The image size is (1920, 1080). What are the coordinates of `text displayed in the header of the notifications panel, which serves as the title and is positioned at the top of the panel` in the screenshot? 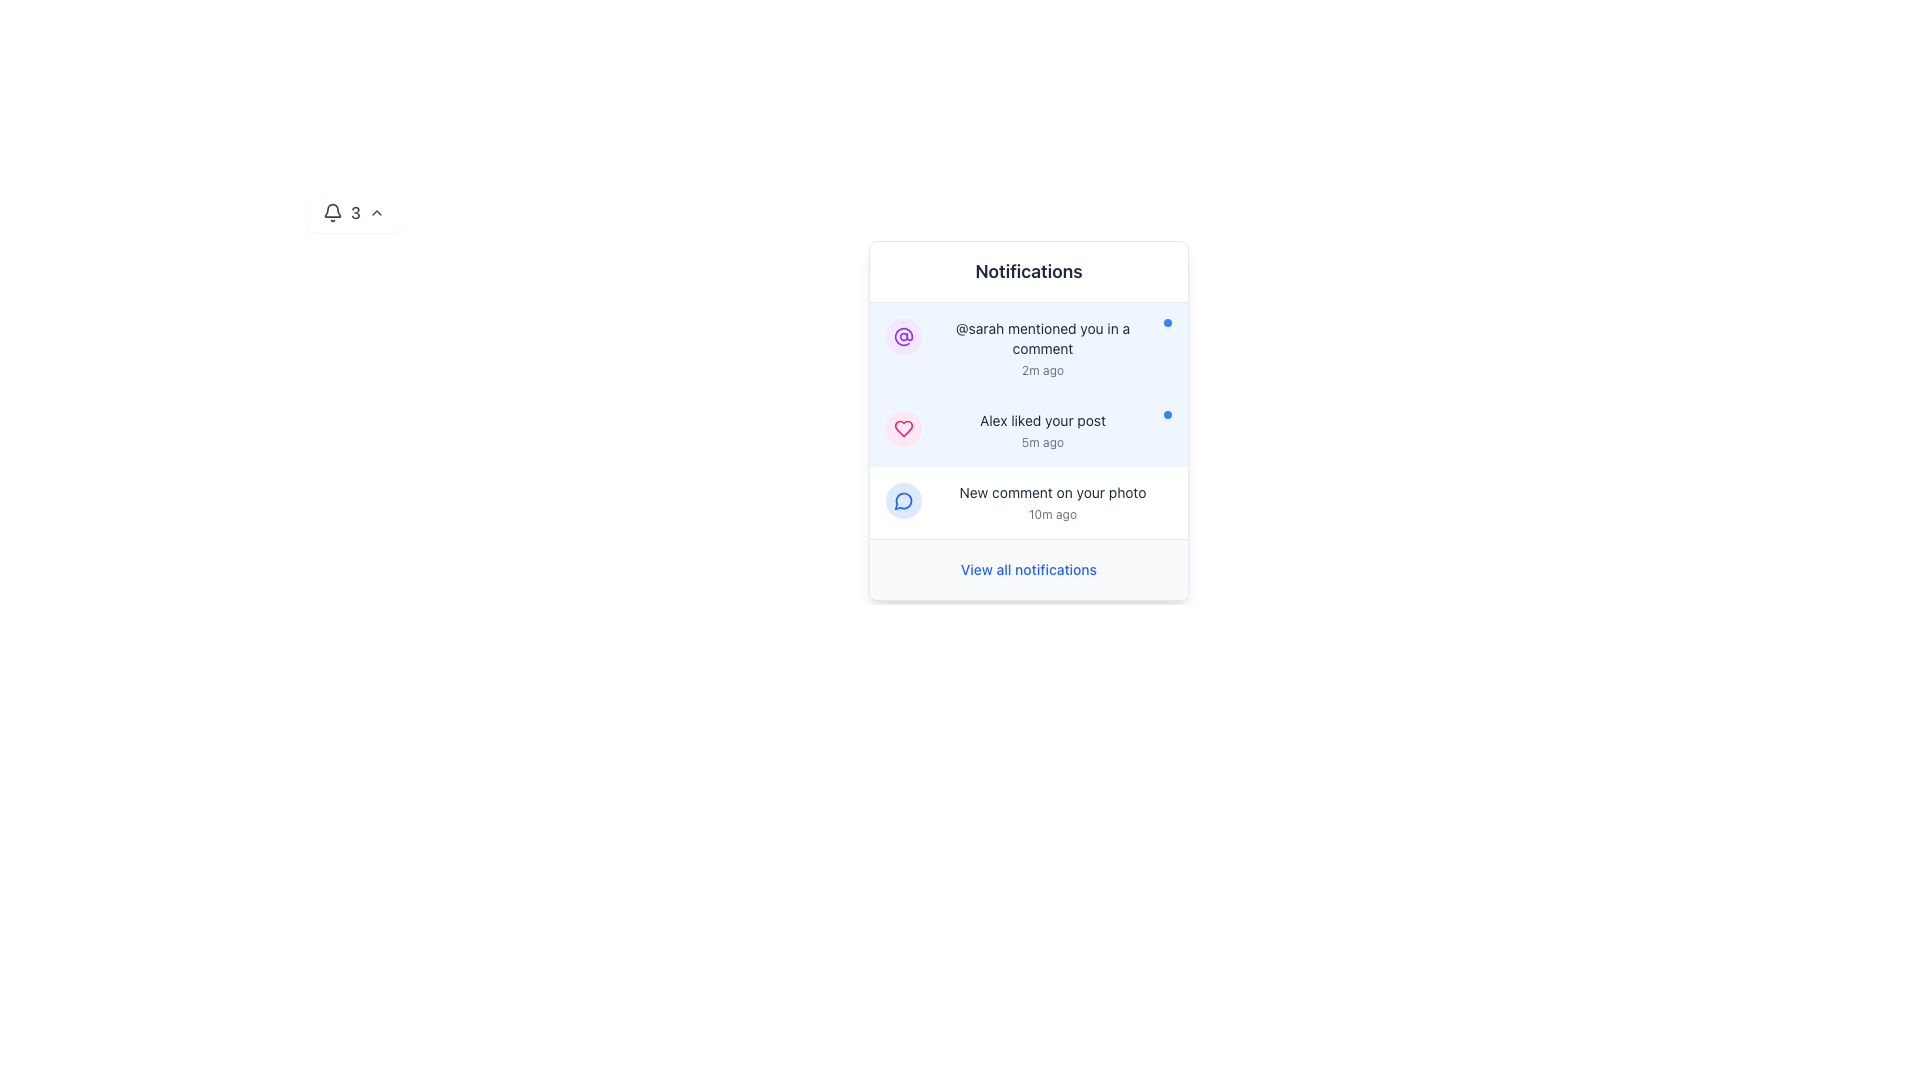 It's located at (1028, 272).